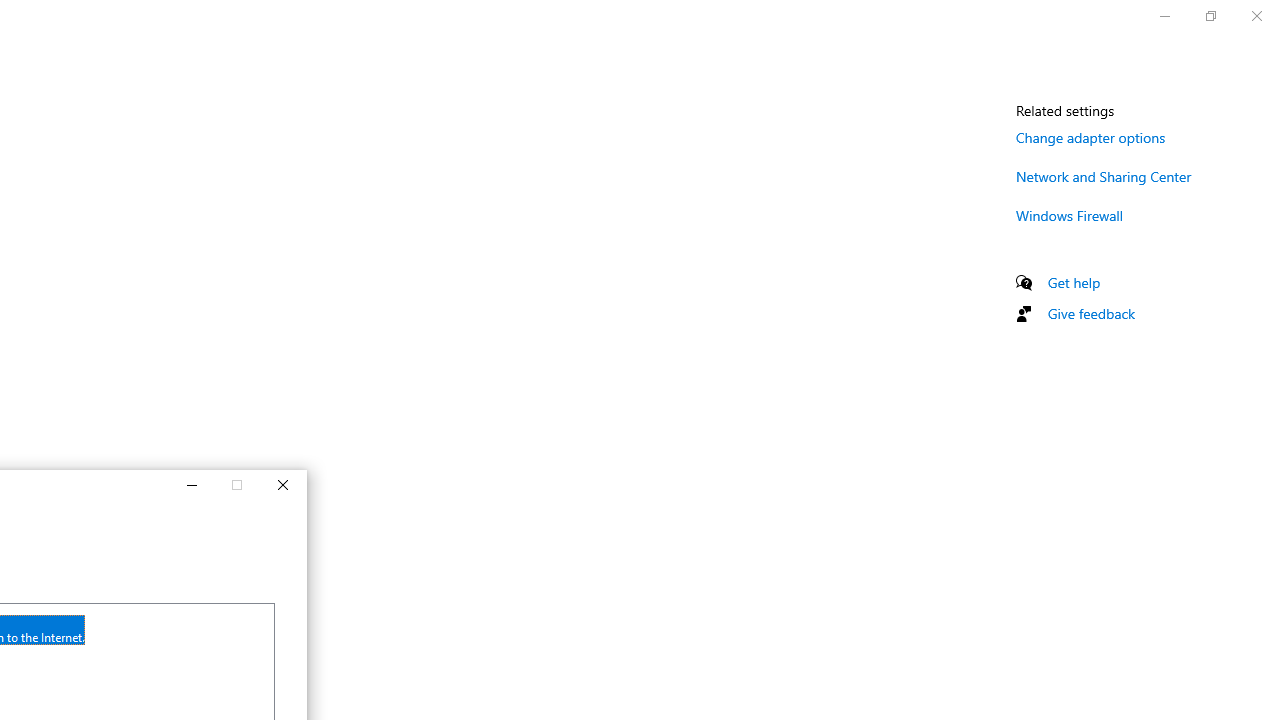  Describe the element at coordinates (236, 486) in the screenshot. I see `'Maximize'` at that location.